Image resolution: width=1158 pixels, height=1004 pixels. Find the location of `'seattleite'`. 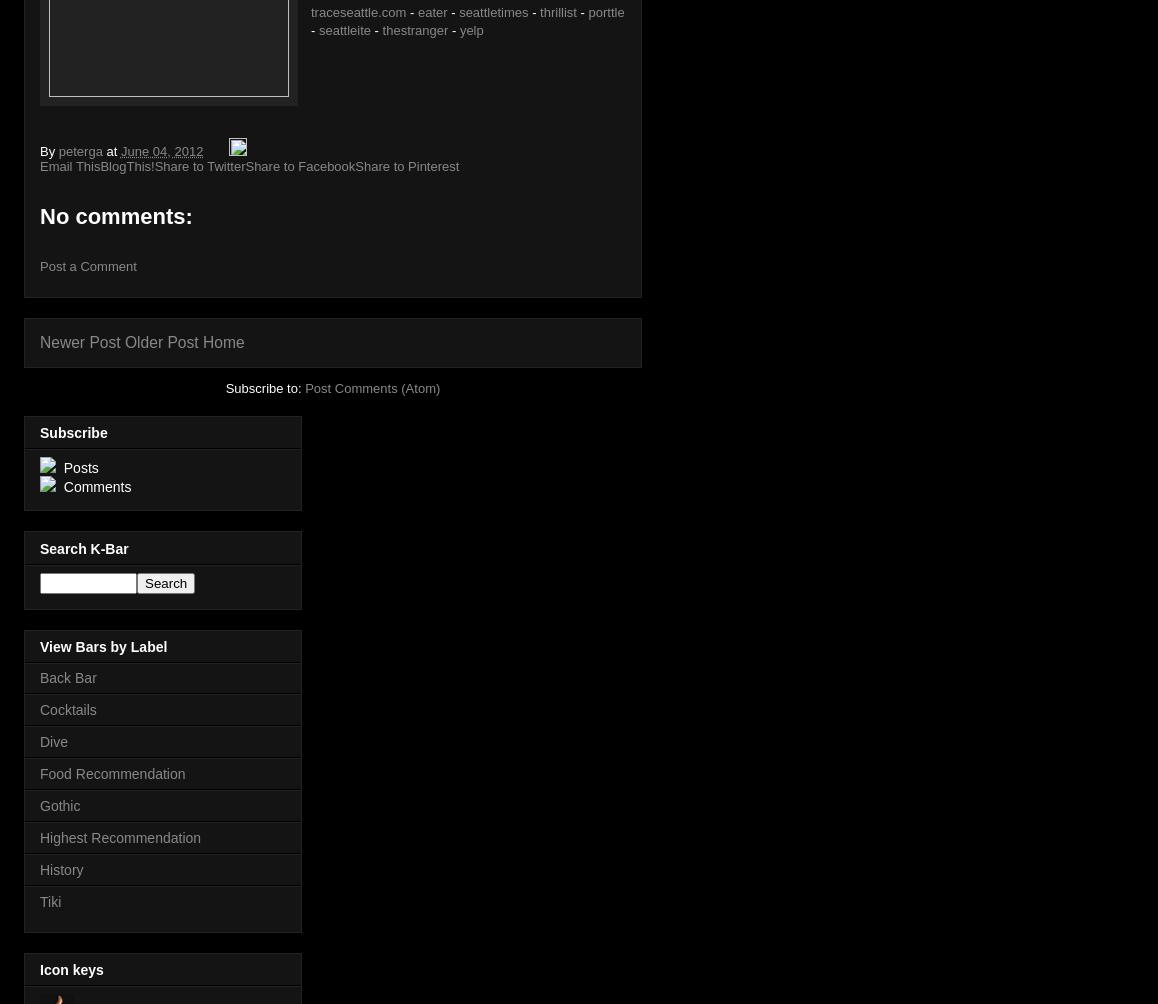

'seattleite' is located at coordinates (344, 30).